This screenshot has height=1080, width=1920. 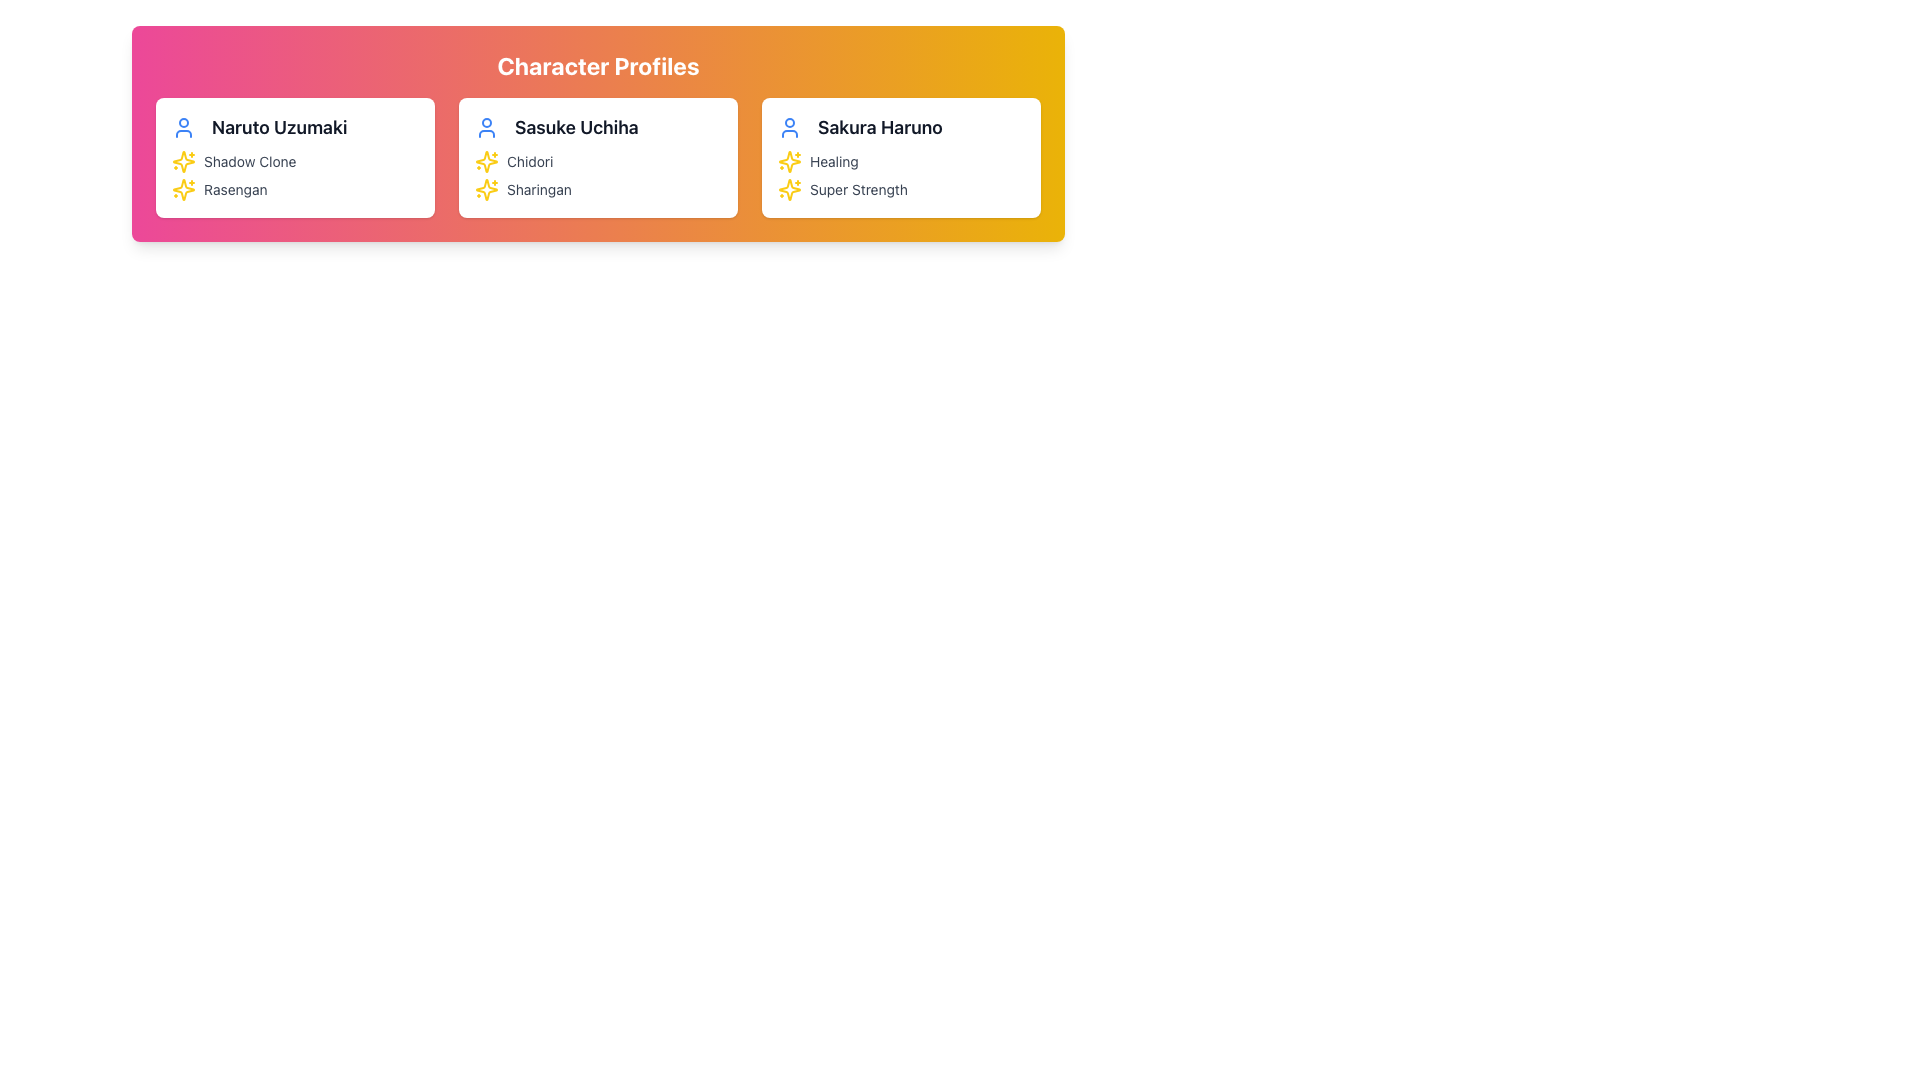 What do you see at coordinates (789, 189) in the screenshot?
I see `the visual design of the small yellow sparkles icon located next to the text 'Super Strength' in the 'Sakura Haruno' card` at bounding box center [789, 189].